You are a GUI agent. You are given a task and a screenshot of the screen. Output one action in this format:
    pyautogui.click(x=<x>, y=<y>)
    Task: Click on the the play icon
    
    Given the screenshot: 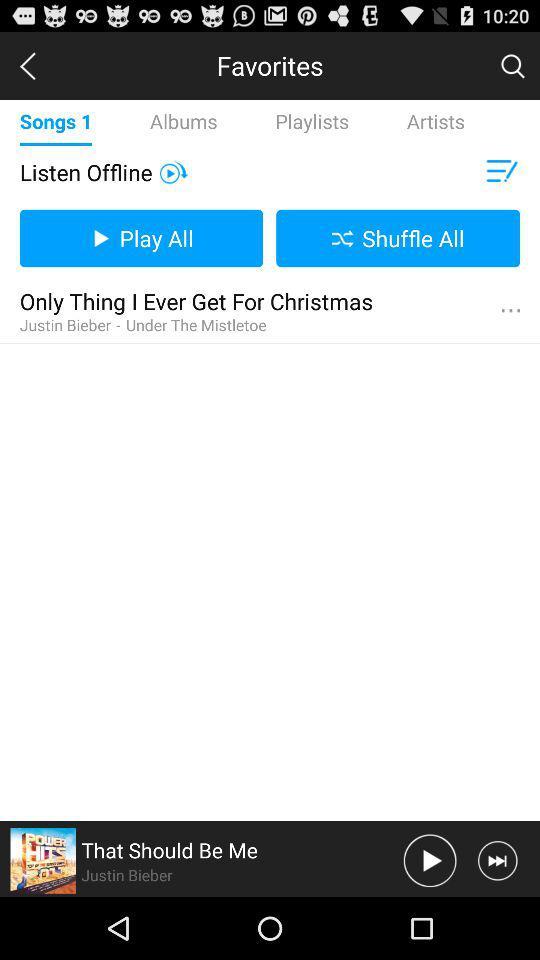 What is the action you would take?
    pyautogui.click(x=173, y=184)
    